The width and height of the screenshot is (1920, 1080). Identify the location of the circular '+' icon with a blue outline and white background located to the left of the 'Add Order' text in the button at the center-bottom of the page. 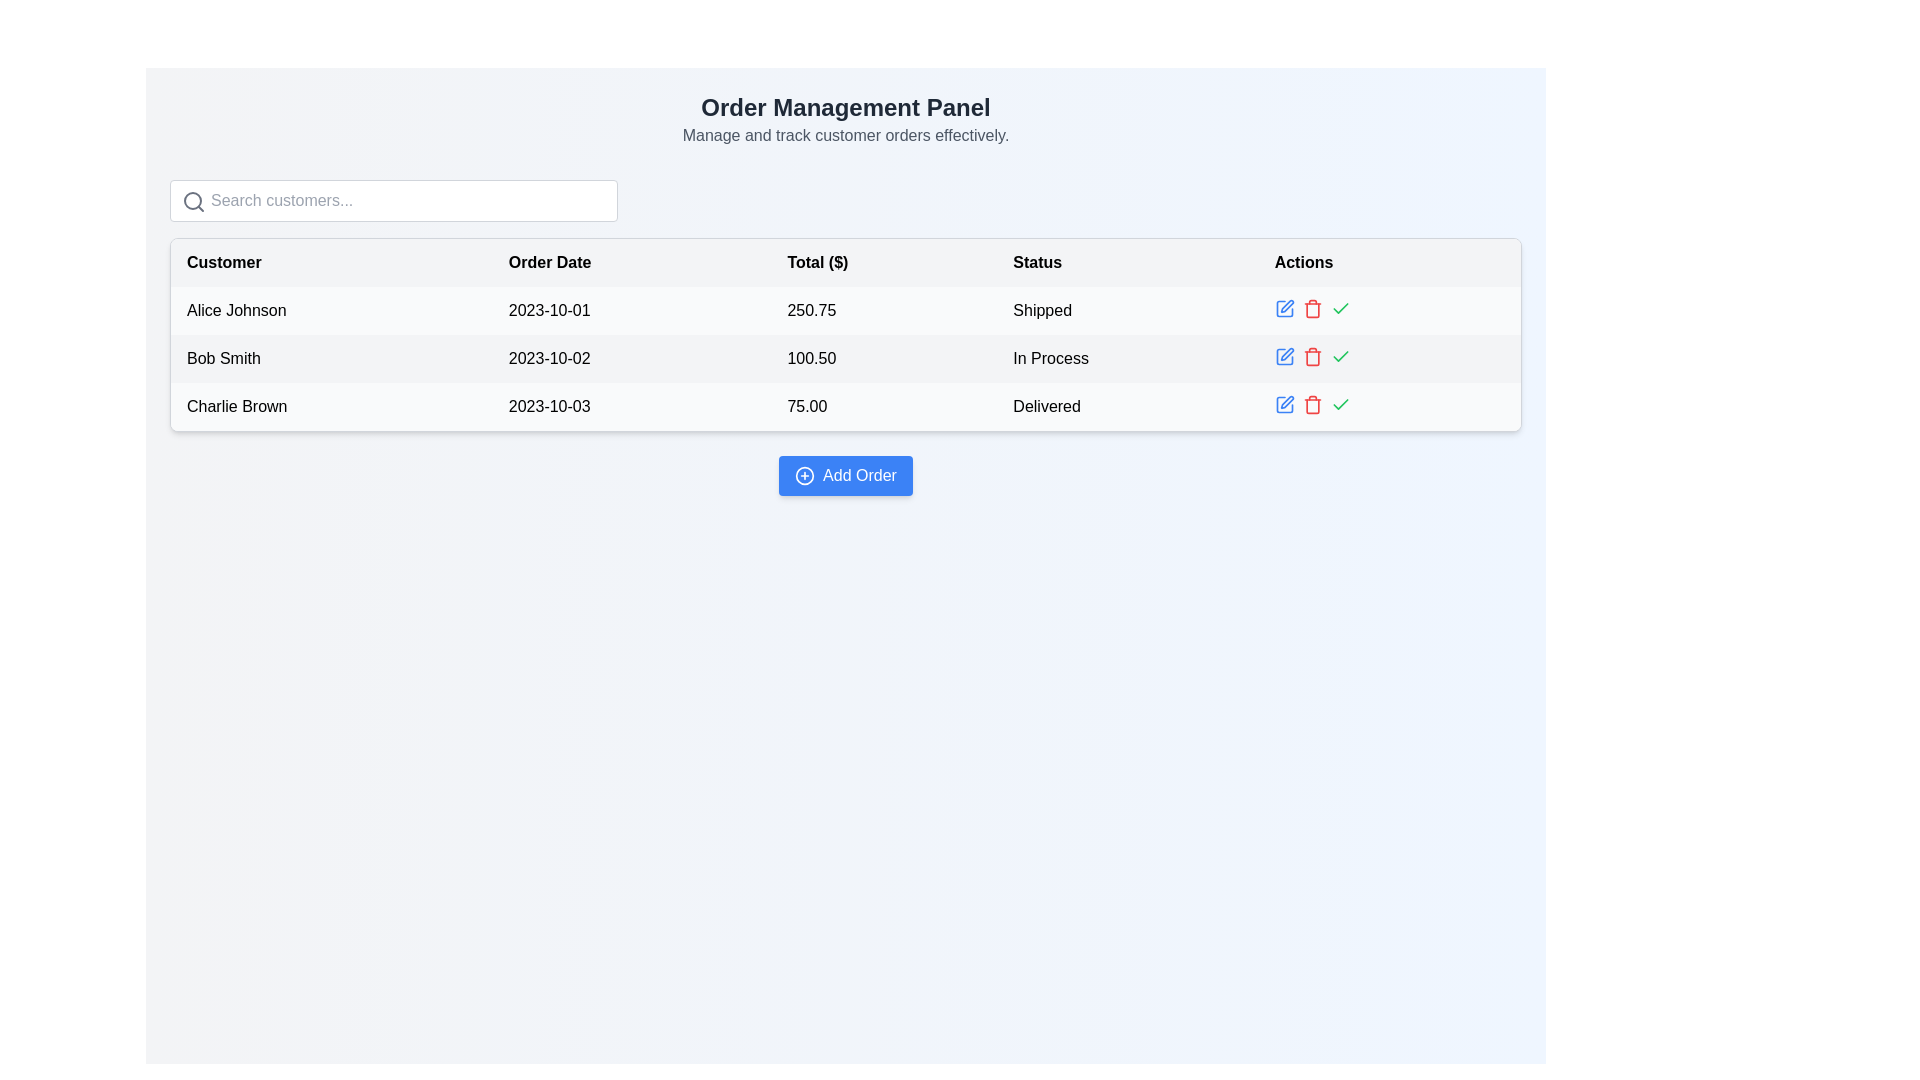
(805, 475).